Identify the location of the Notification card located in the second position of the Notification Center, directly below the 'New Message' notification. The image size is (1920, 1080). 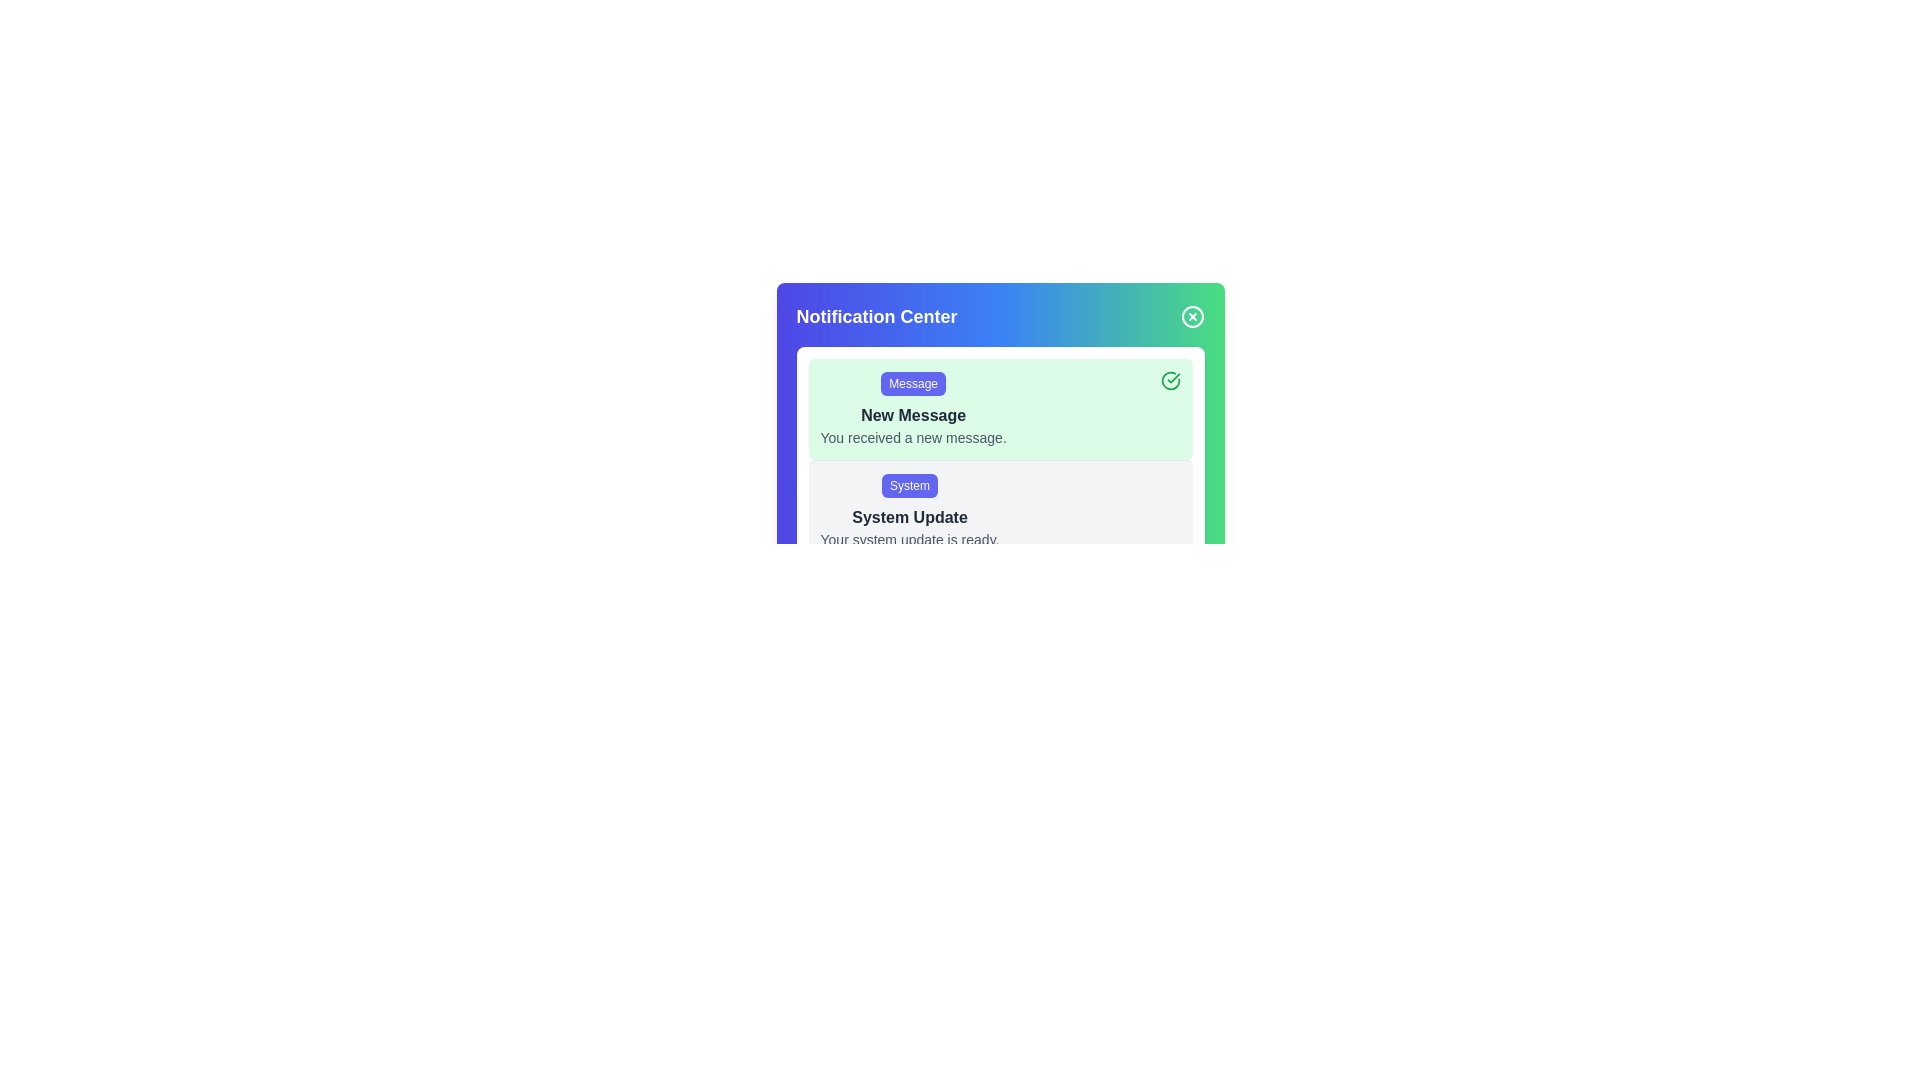
(1000, 509).